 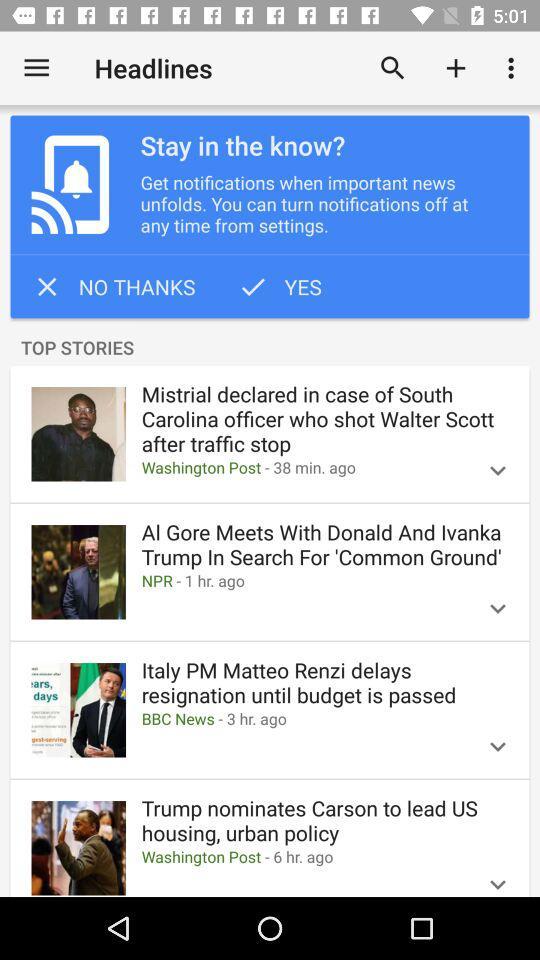 I want to click on the expand_more icon, so click(x=496, y=608).